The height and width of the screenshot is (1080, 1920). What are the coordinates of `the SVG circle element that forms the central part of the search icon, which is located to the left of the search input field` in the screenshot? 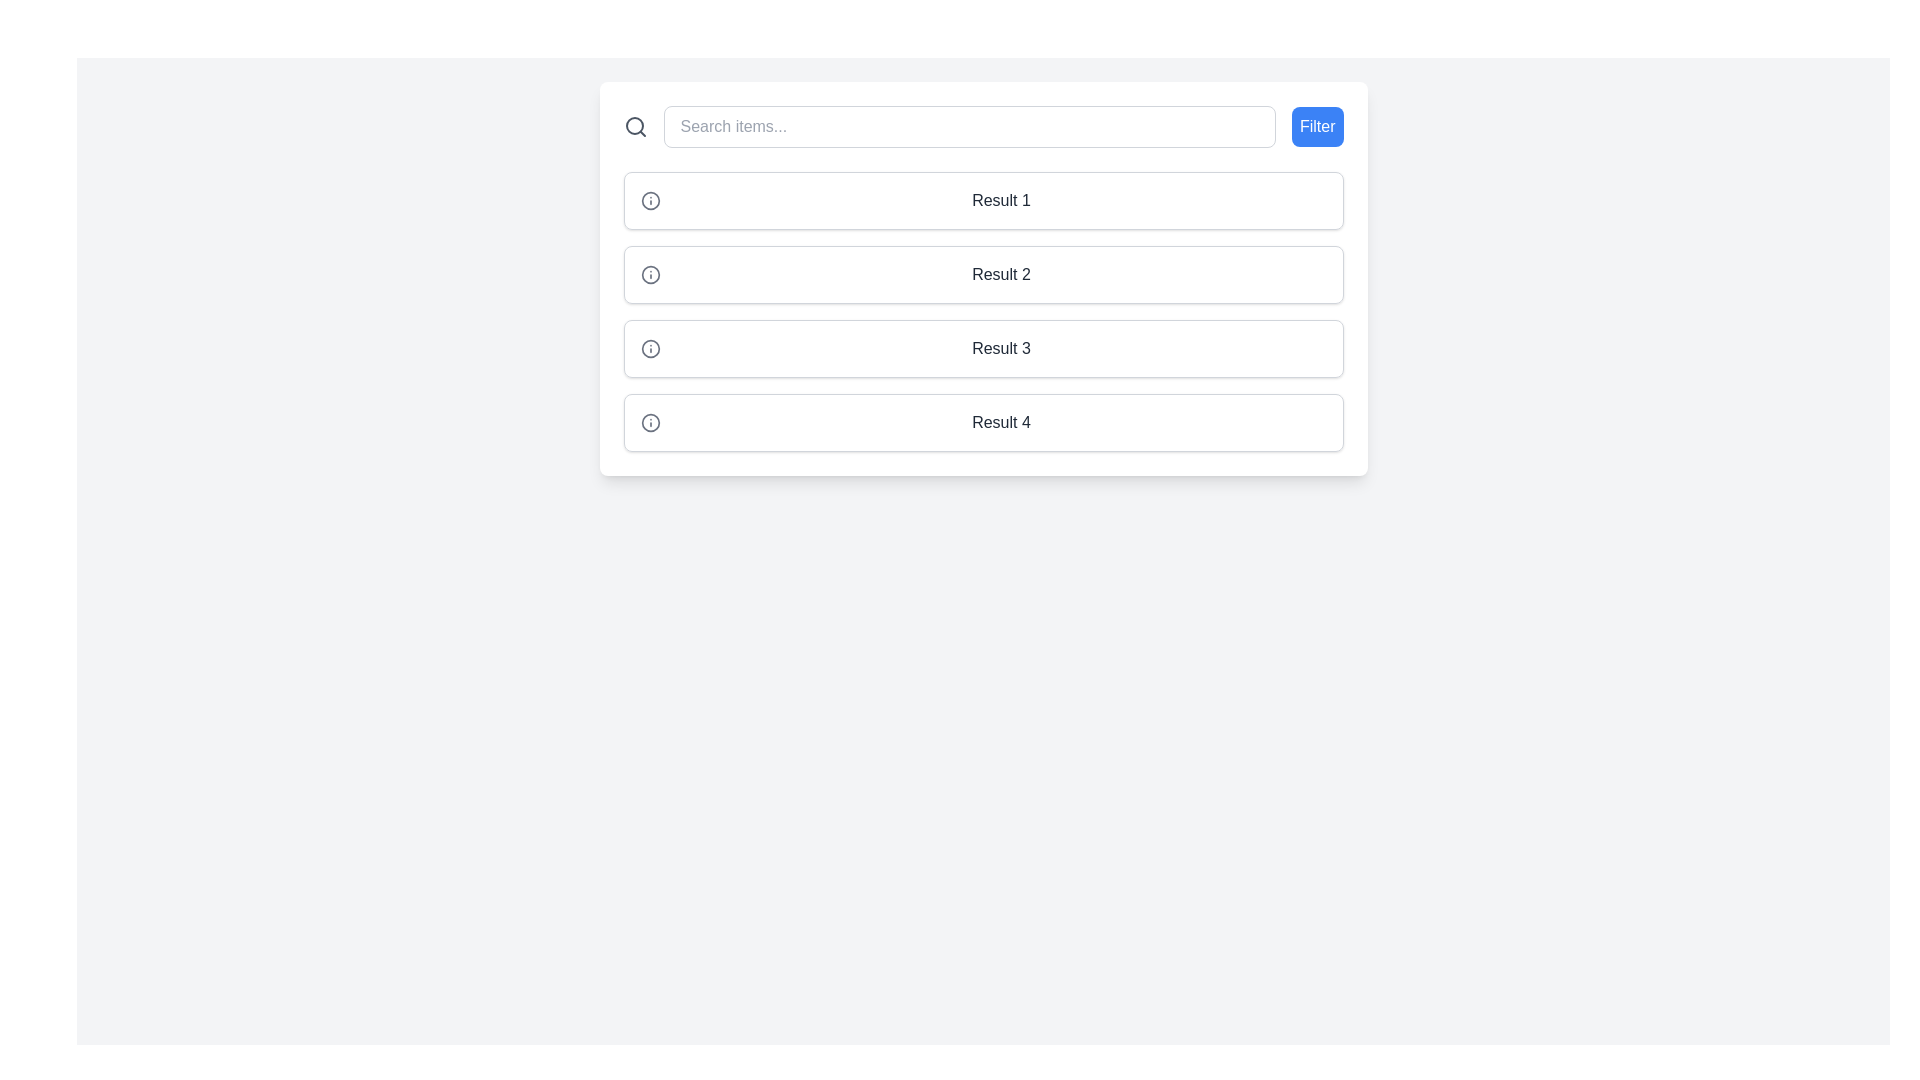 It's located at (633, 126).